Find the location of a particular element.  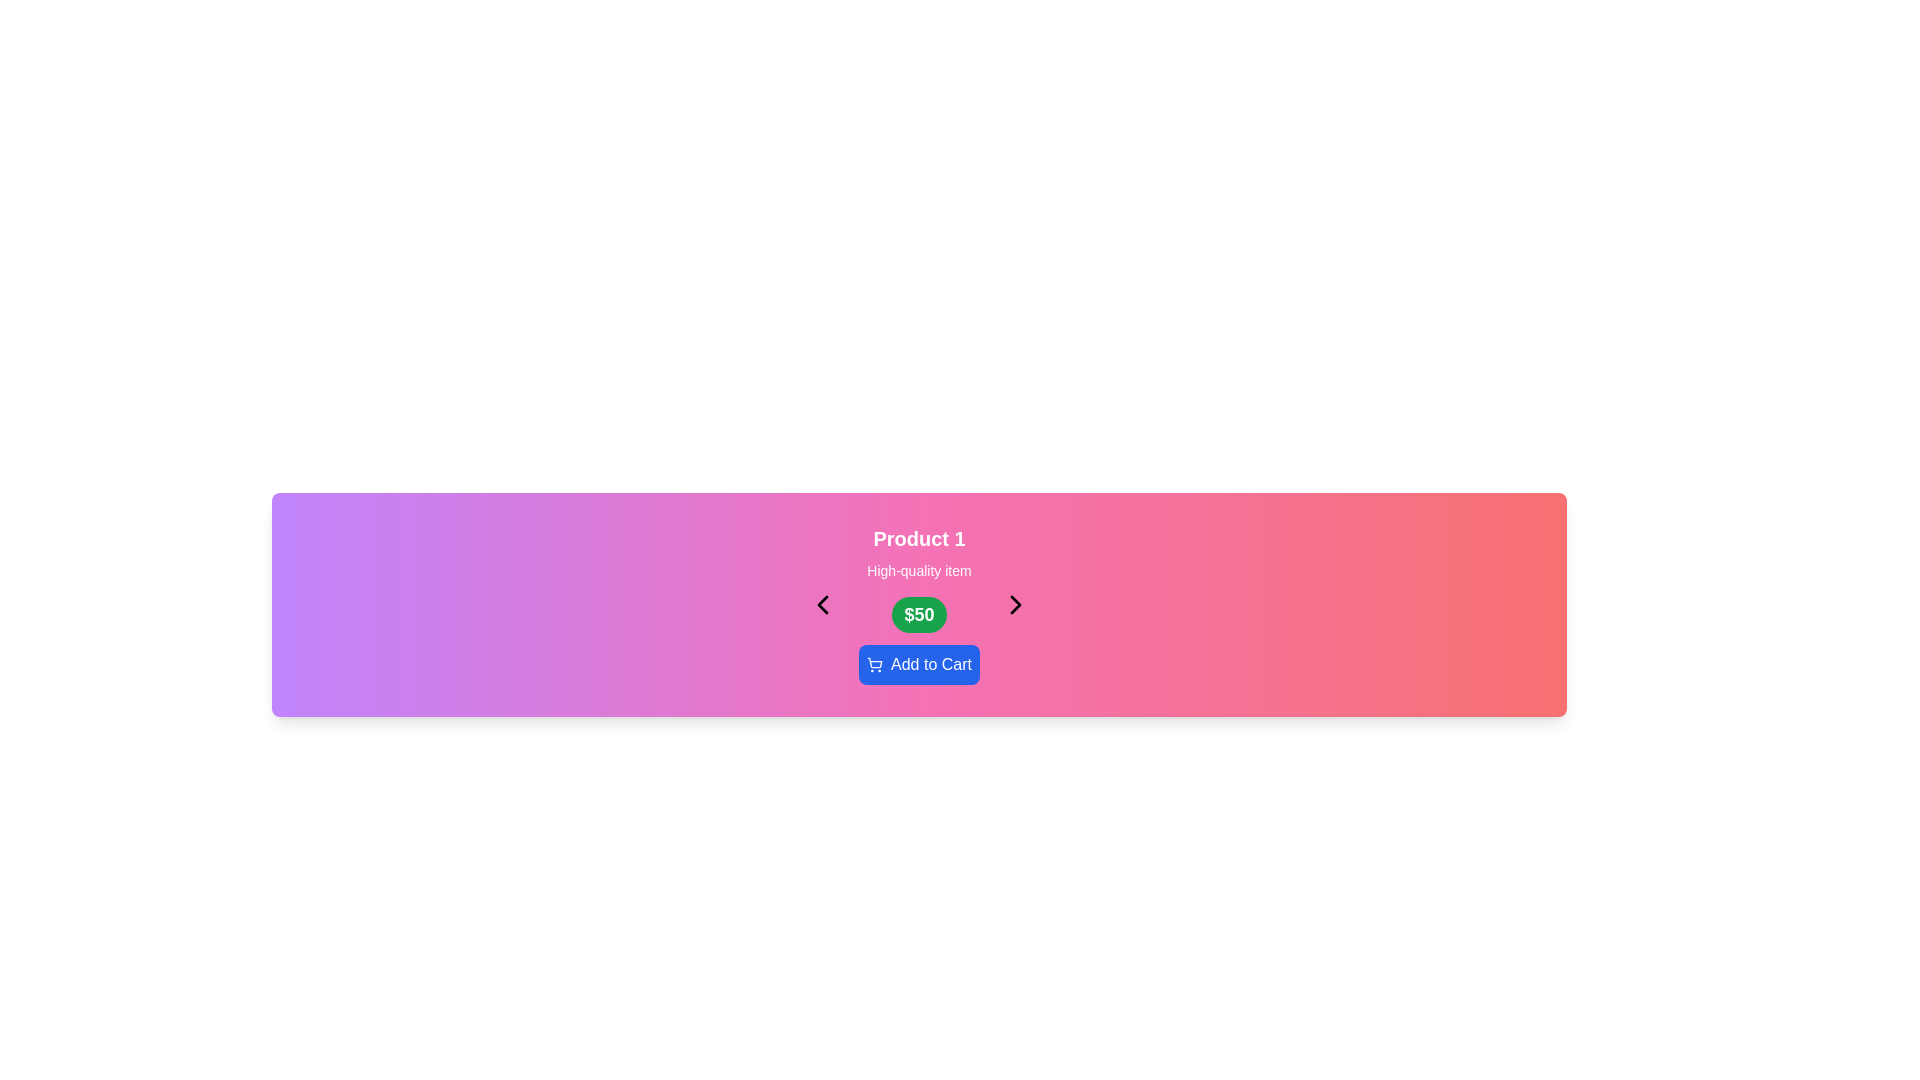

the shopping cart icon located inside the blue 'Add to Cart' button, positioned to the far left with the text 'Add to Cart' on its right is located at coordinates (874, 664).